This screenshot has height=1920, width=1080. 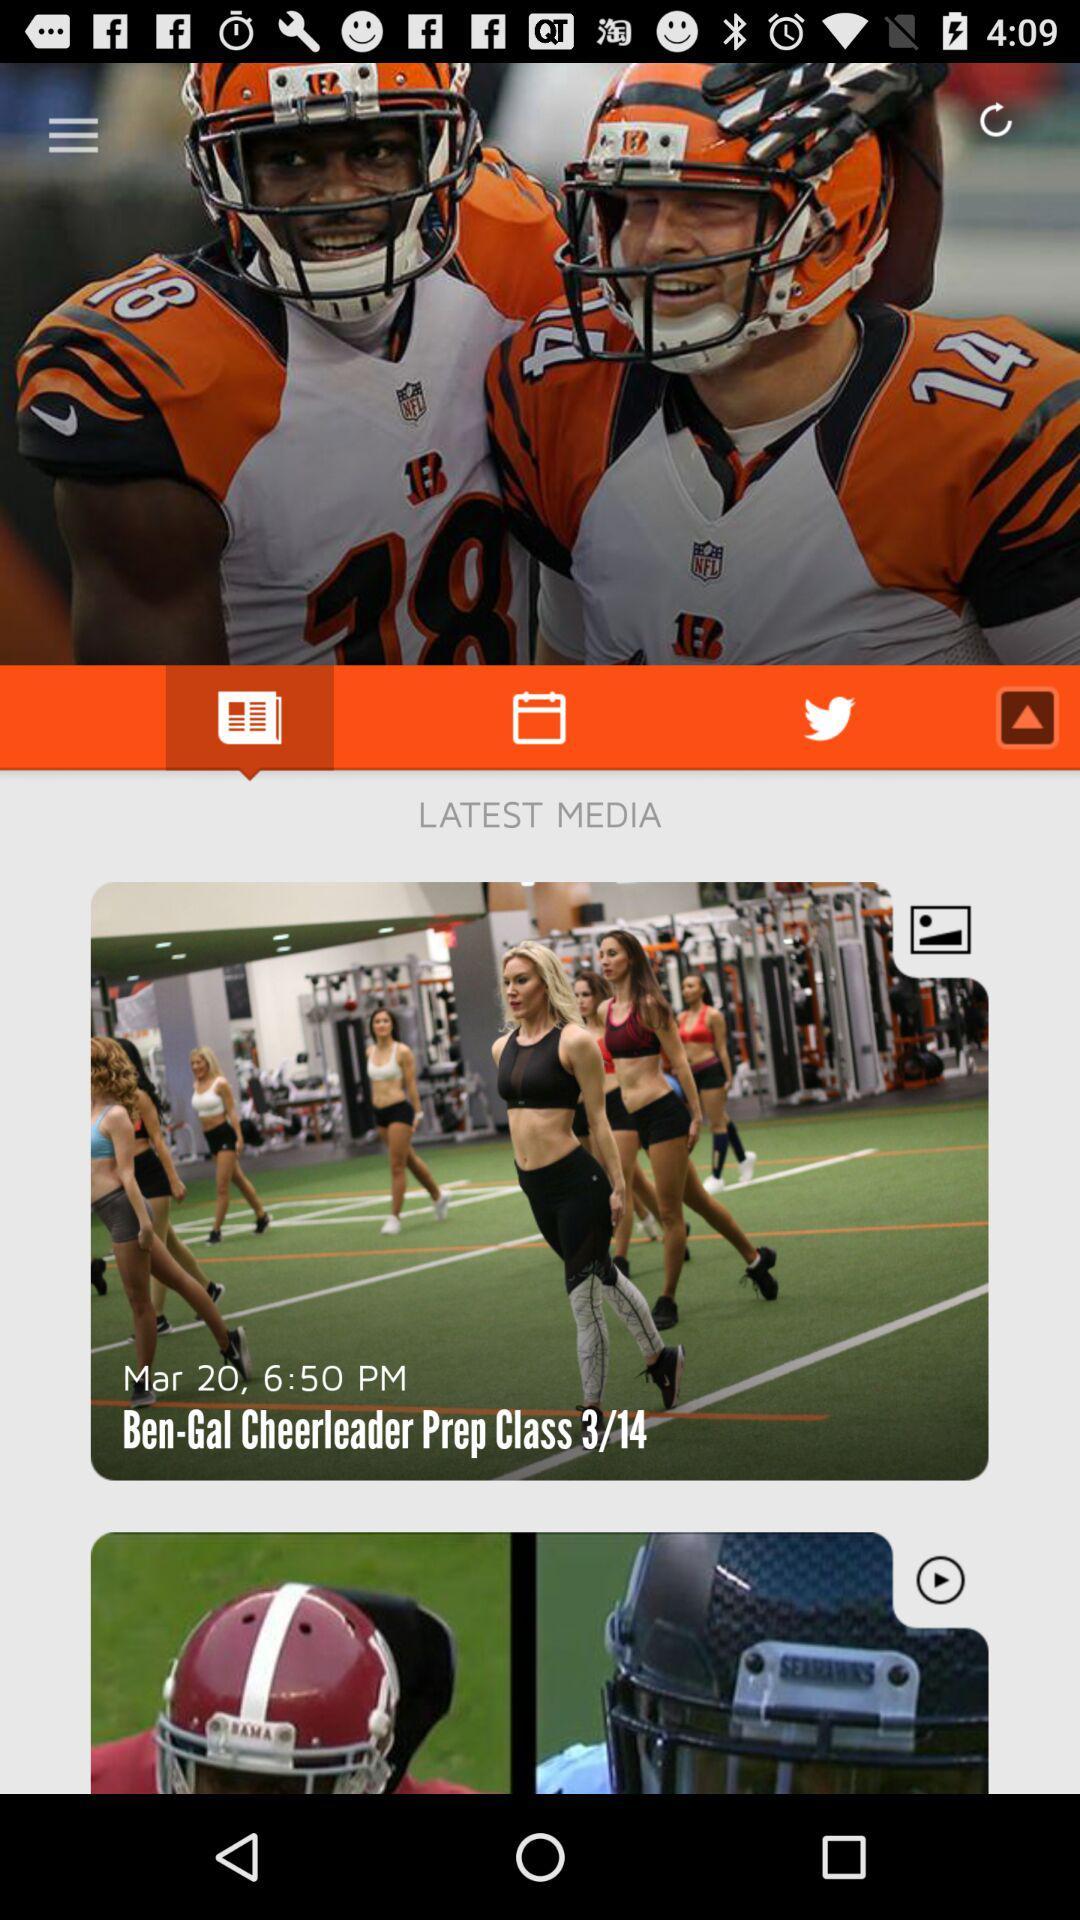 I want to click on icon below the latest media item, so click(x=264, y=1375).